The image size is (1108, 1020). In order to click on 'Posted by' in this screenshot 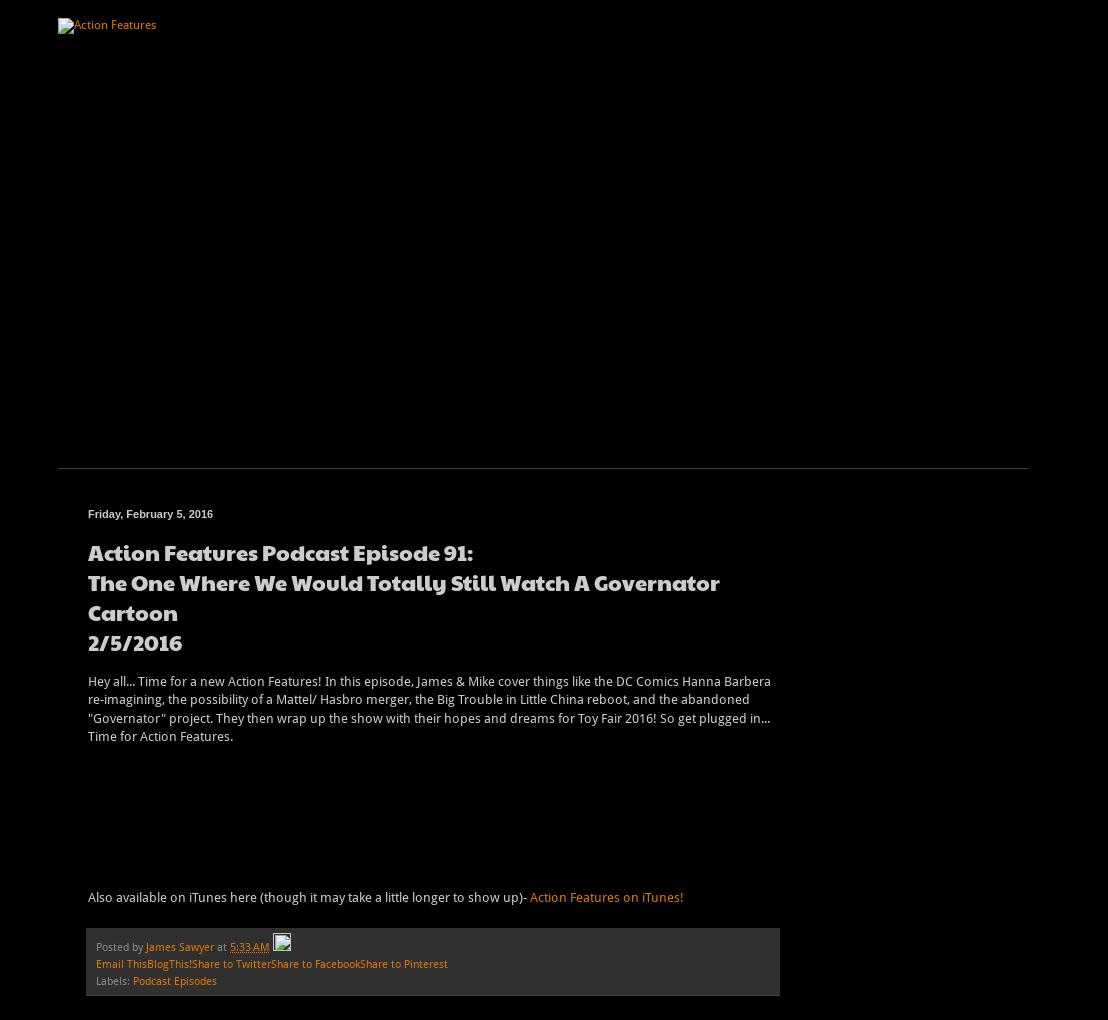, I will do `click(120, 945)`.